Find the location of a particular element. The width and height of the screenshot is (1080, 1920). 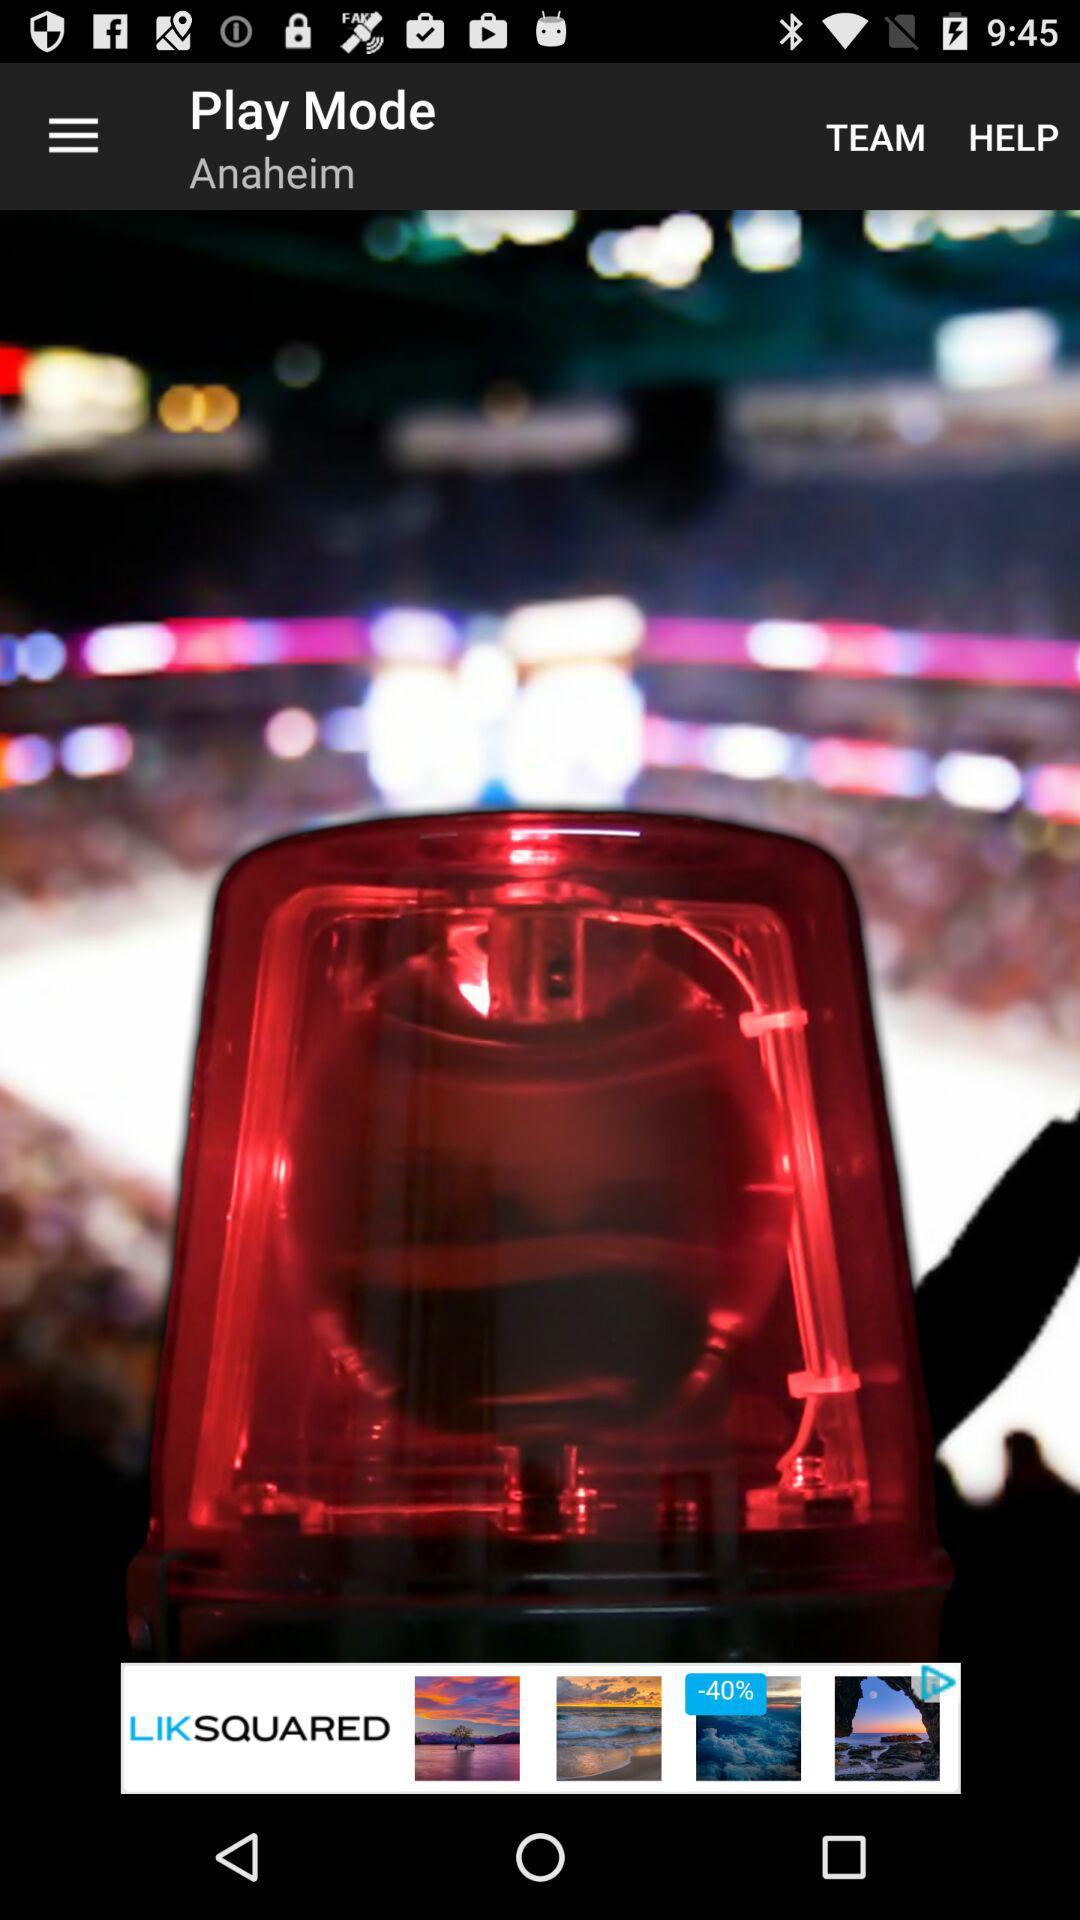

item next to the team item is located at coordinates (1013, 135).